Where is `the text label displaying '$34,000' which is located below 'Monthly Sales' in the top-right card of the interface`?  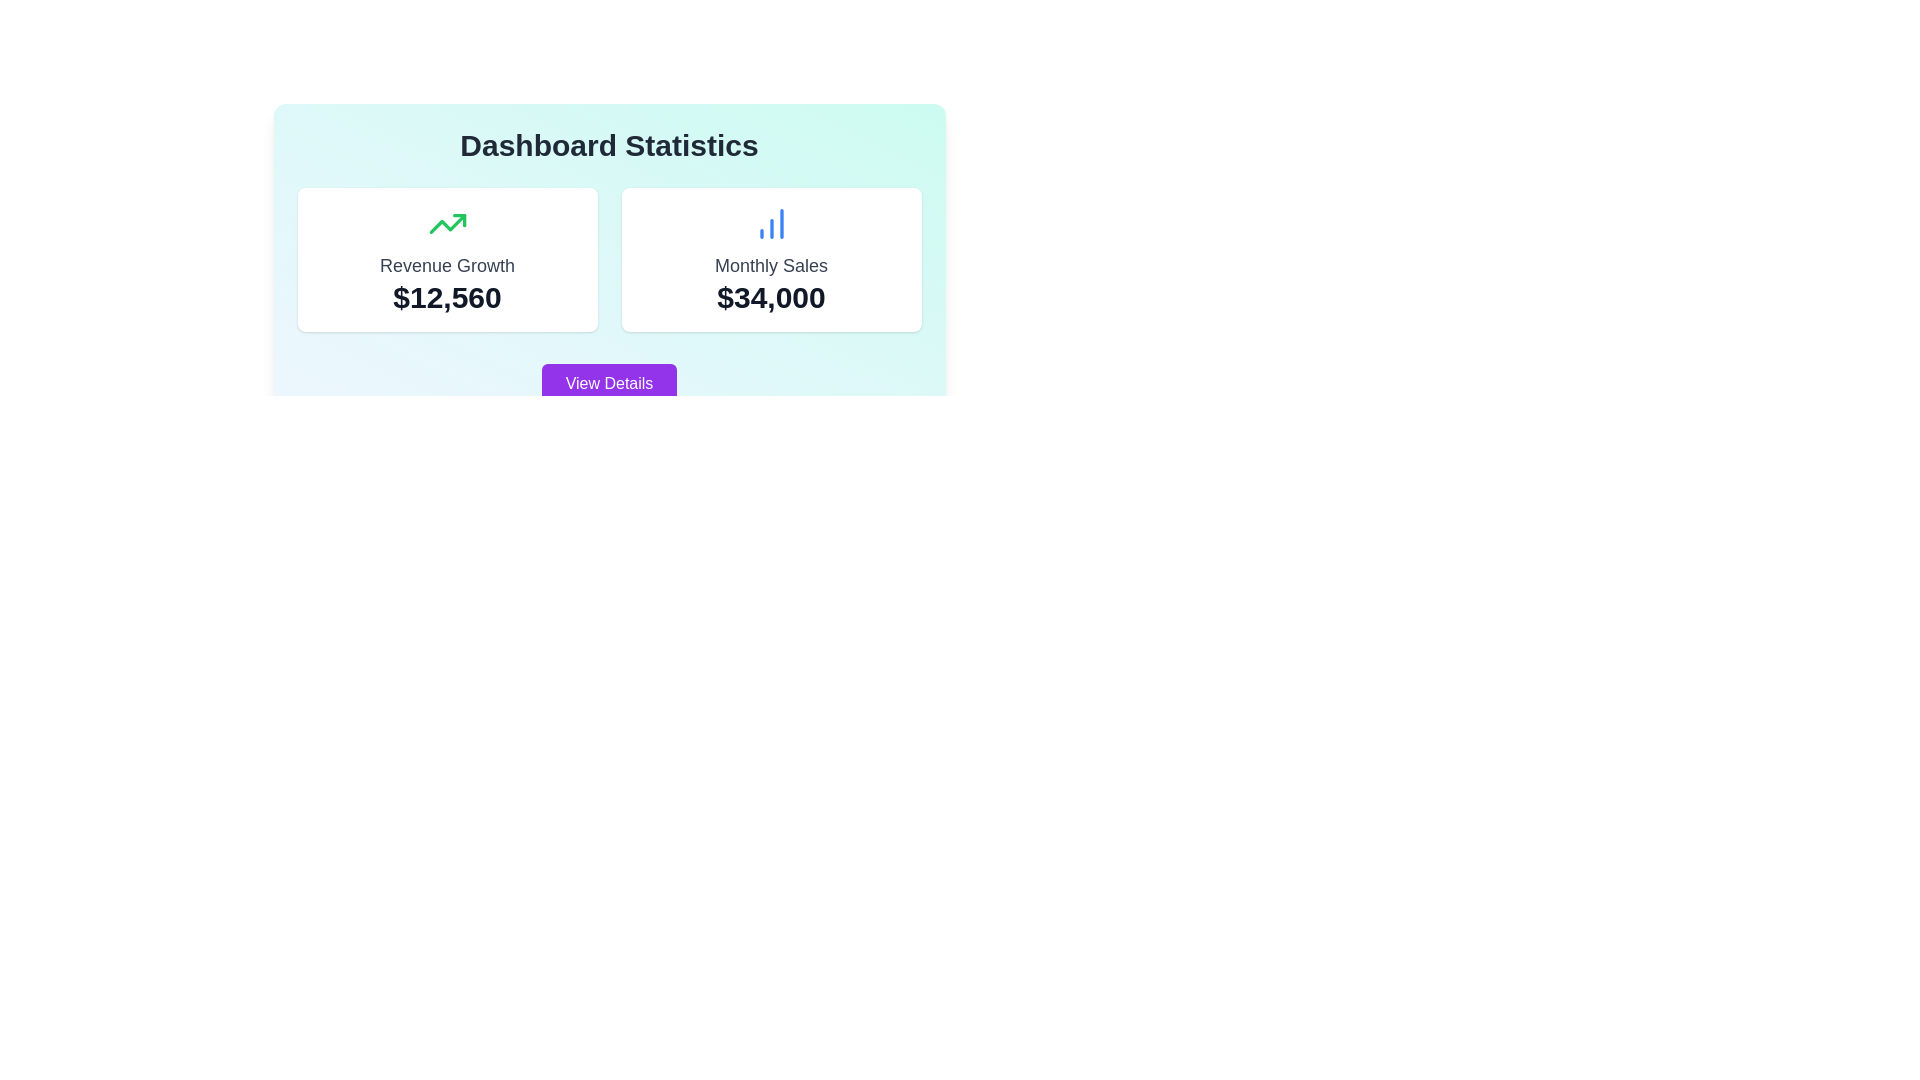
the text label displaying '$34,000' which is located below 'Monthly Sales' in the top-right card of the interface is located at coordinates (770, 297).